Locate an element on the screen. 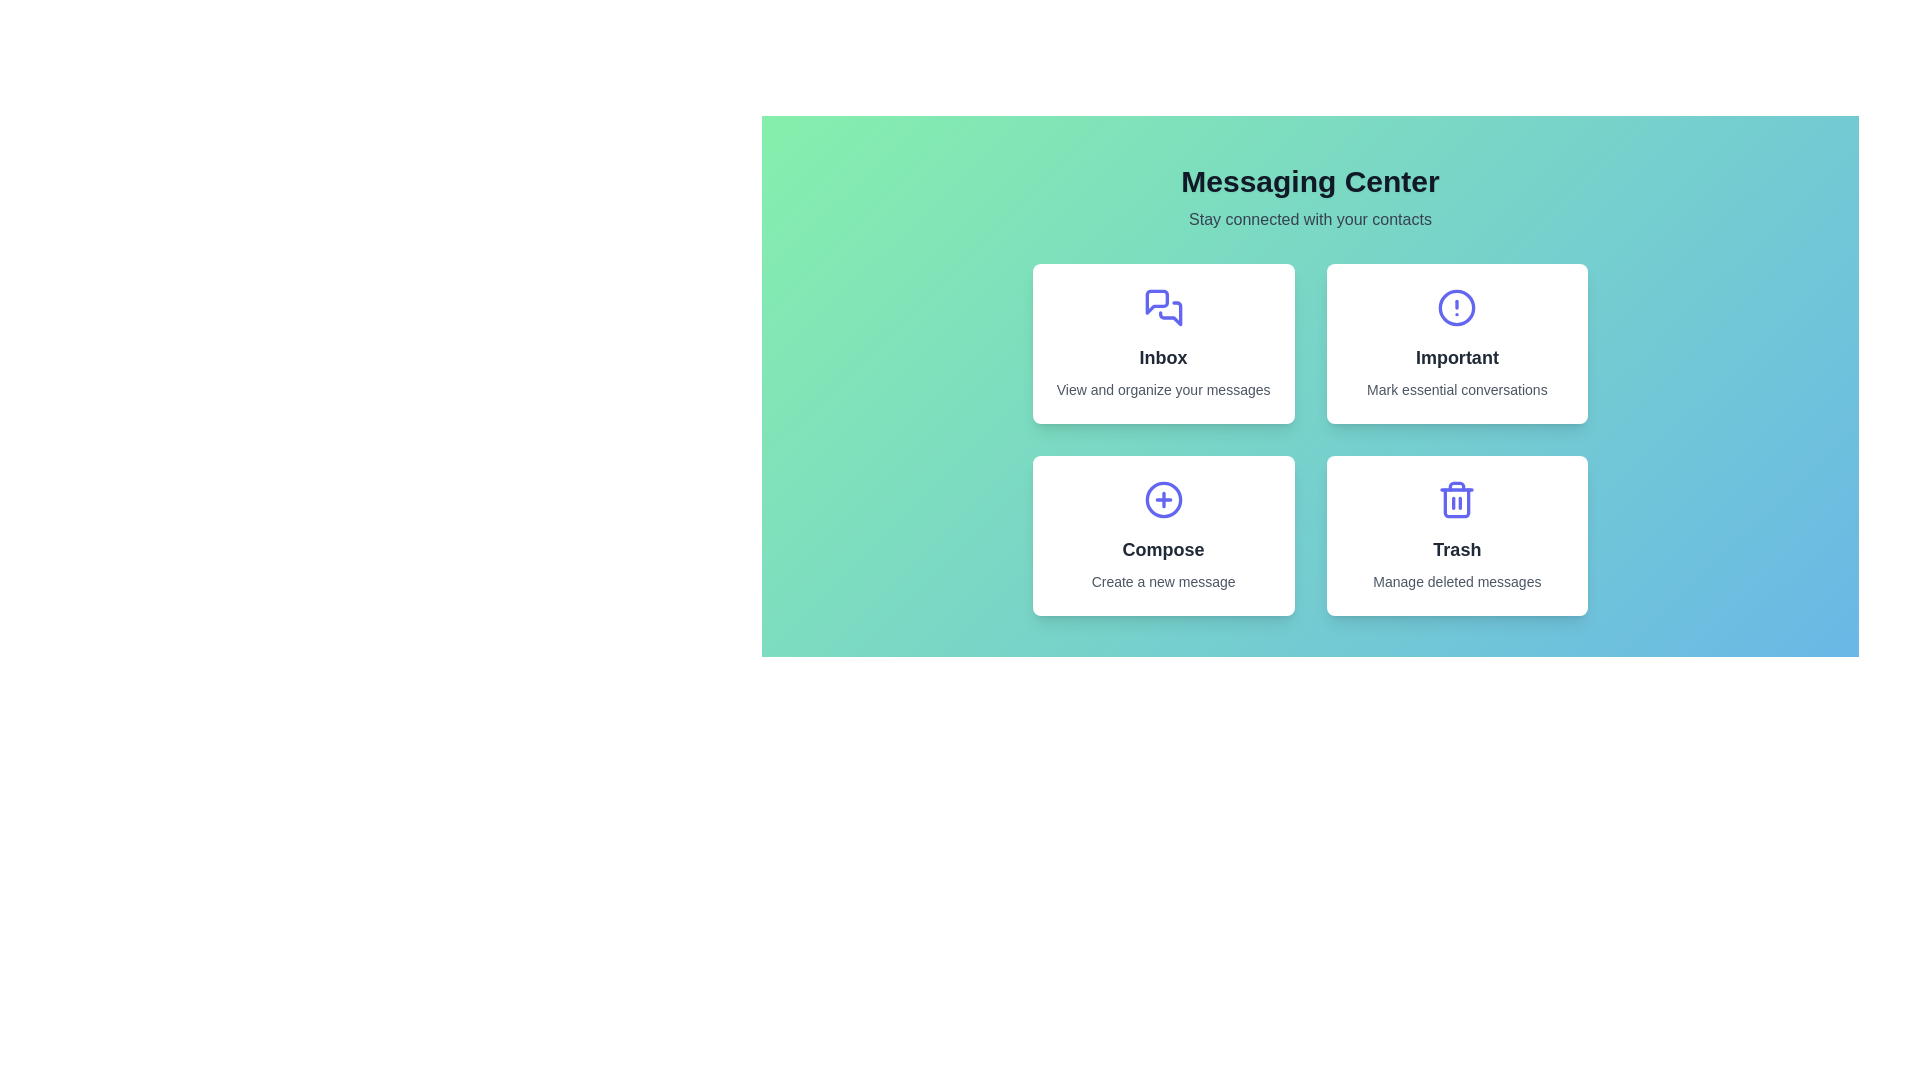  the circular outline in the 'Important' section of the SVG vector graphic, which serves as a prominent visual feature of the icon is located at coordinates (1457, 308).